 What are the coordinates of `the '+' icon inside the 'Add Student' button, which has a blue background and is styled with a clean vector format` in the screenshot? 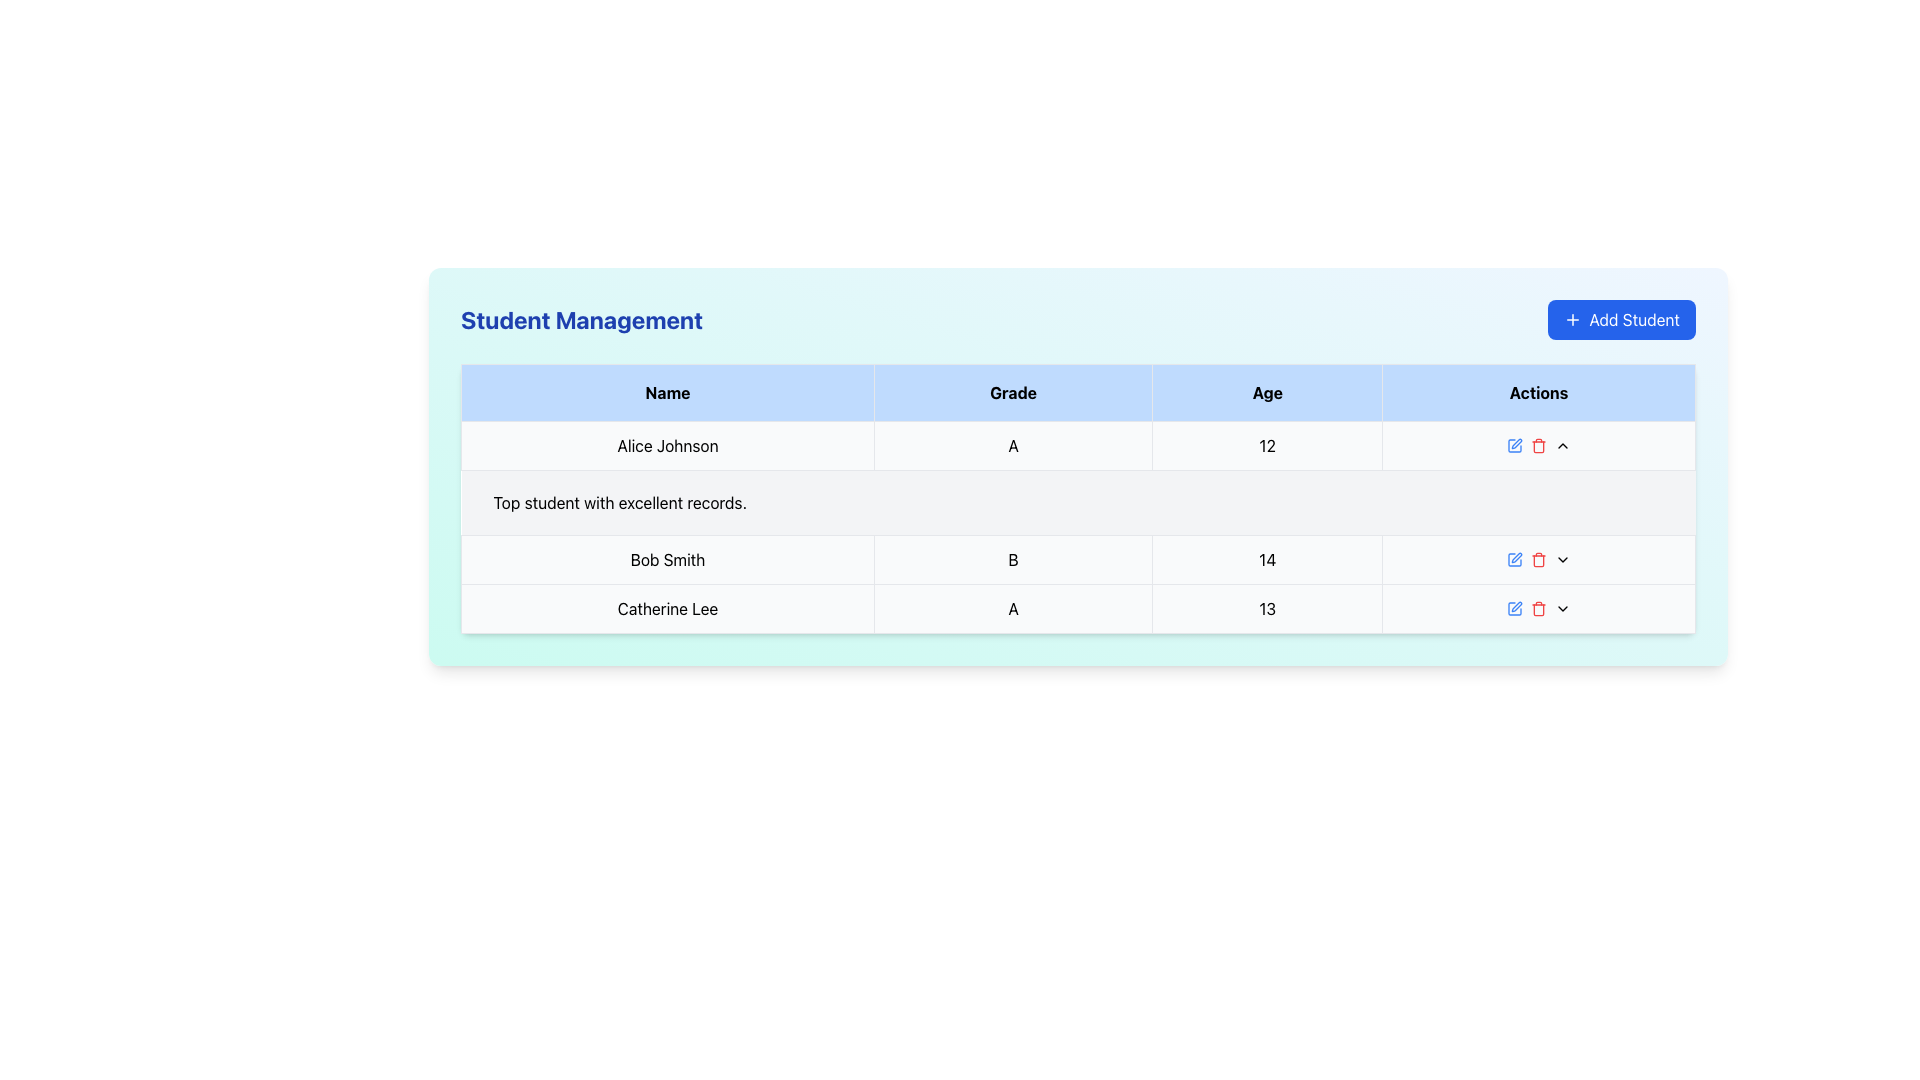 It's located at (1571, 319).